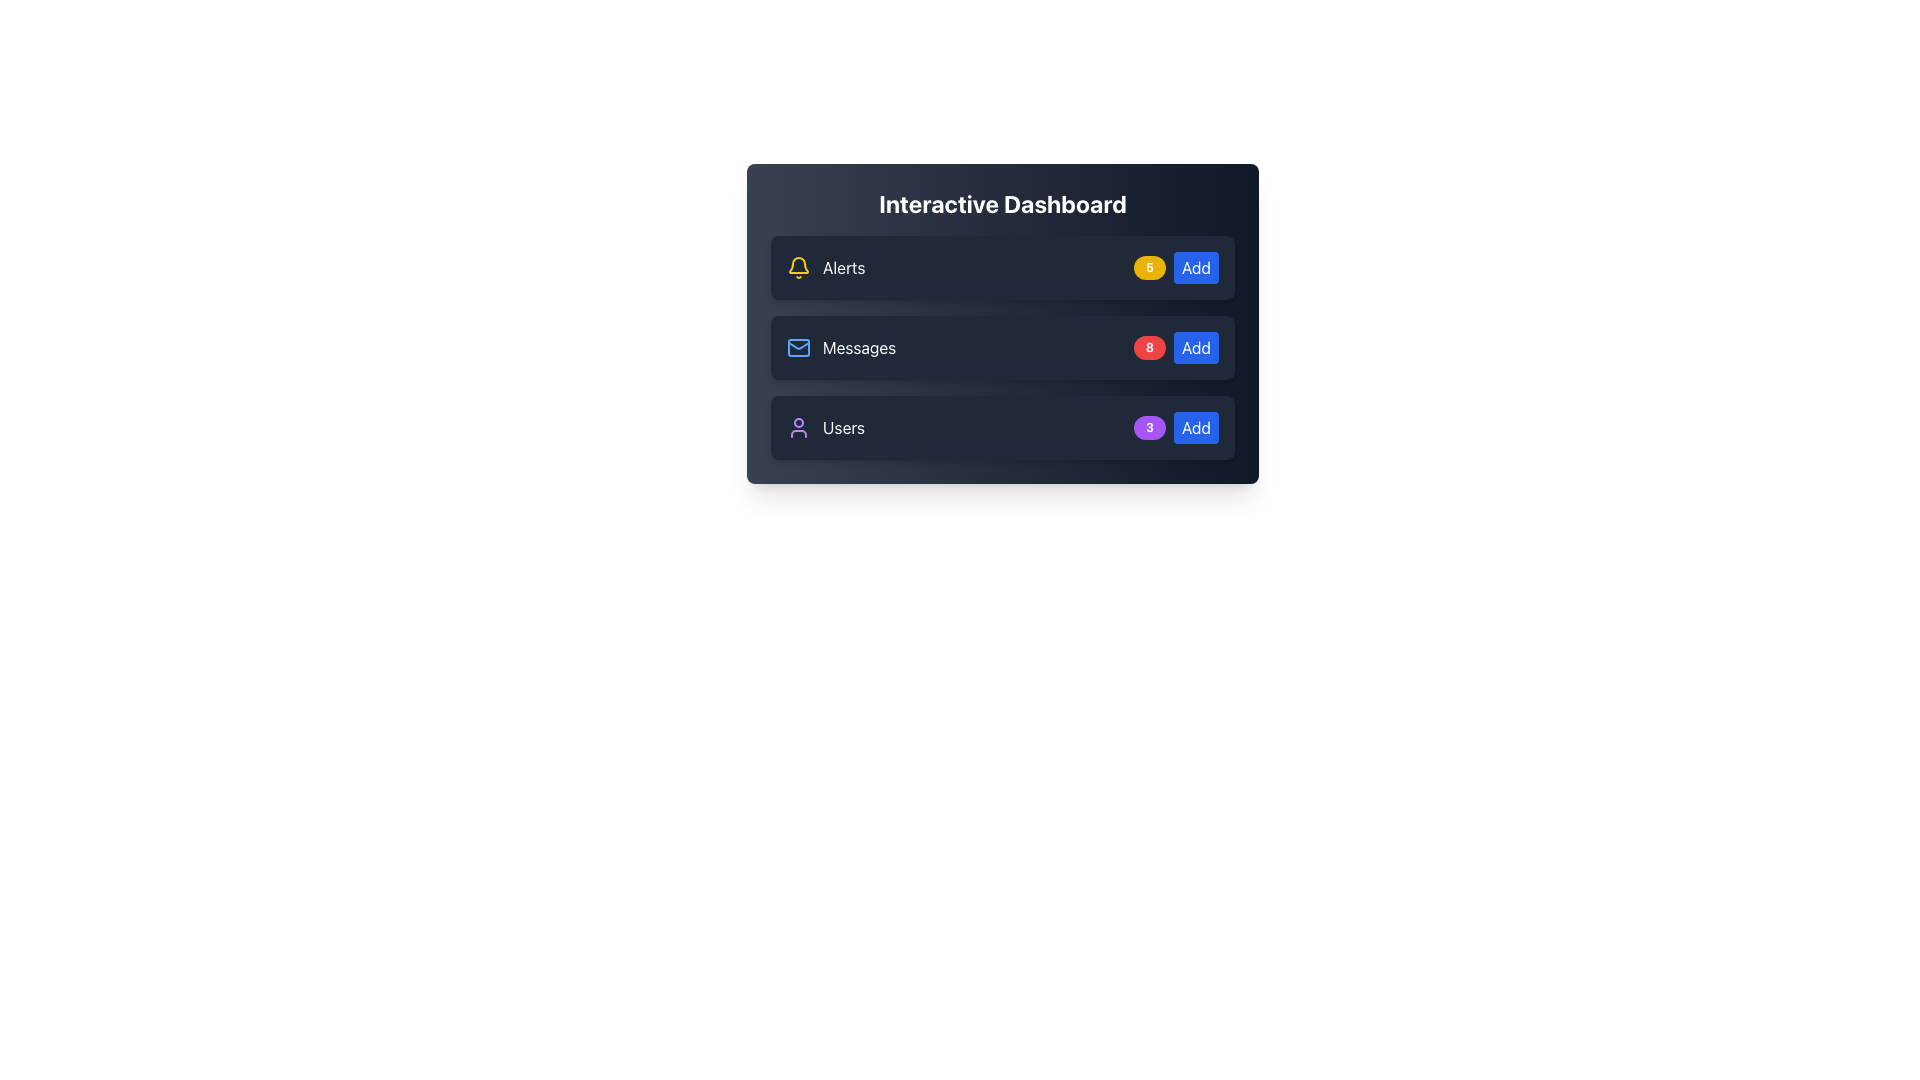 This screenshot has height=1080, width=1920. I want to click on the 'Users' text label that indicates the category in the user interface, positioned to the right of a user figure icon within the Interactive Dashboard, so click(844, 427).